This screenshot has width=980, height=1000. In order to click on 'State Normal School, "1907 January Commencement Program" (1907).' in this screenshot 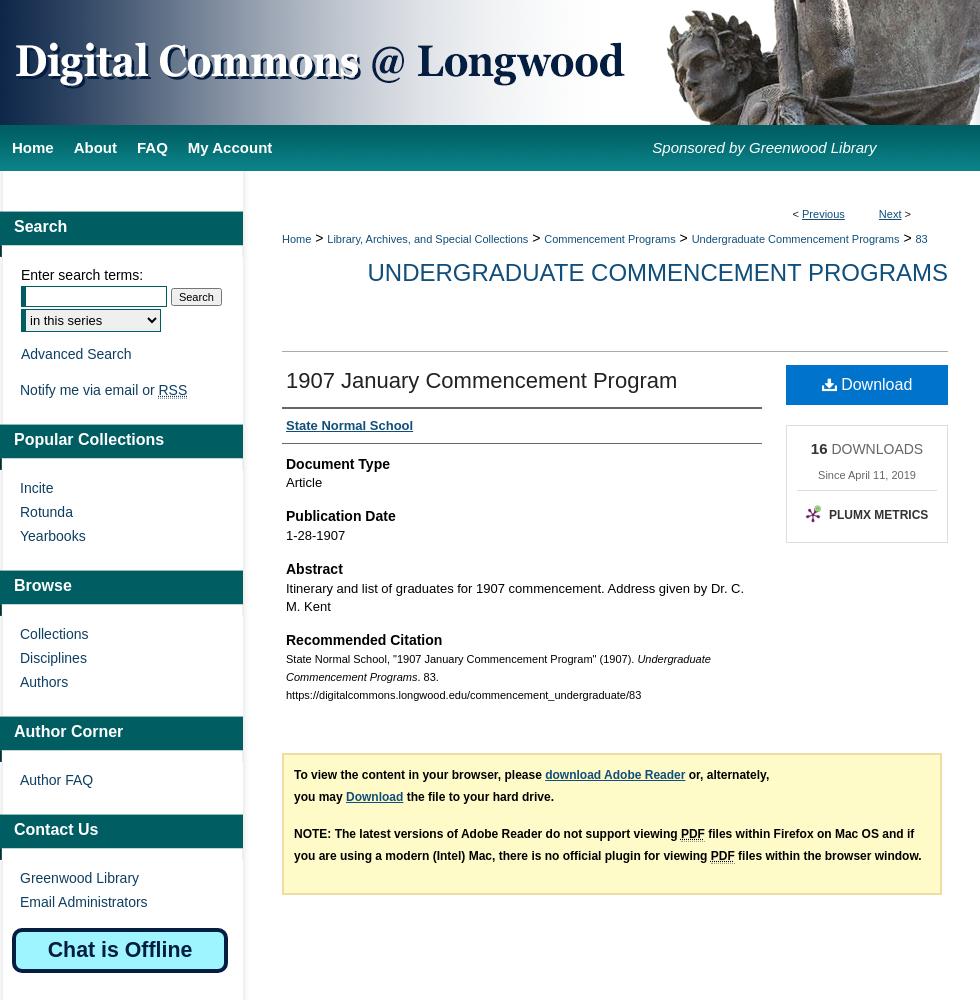, I will do `click(461, 659)`.